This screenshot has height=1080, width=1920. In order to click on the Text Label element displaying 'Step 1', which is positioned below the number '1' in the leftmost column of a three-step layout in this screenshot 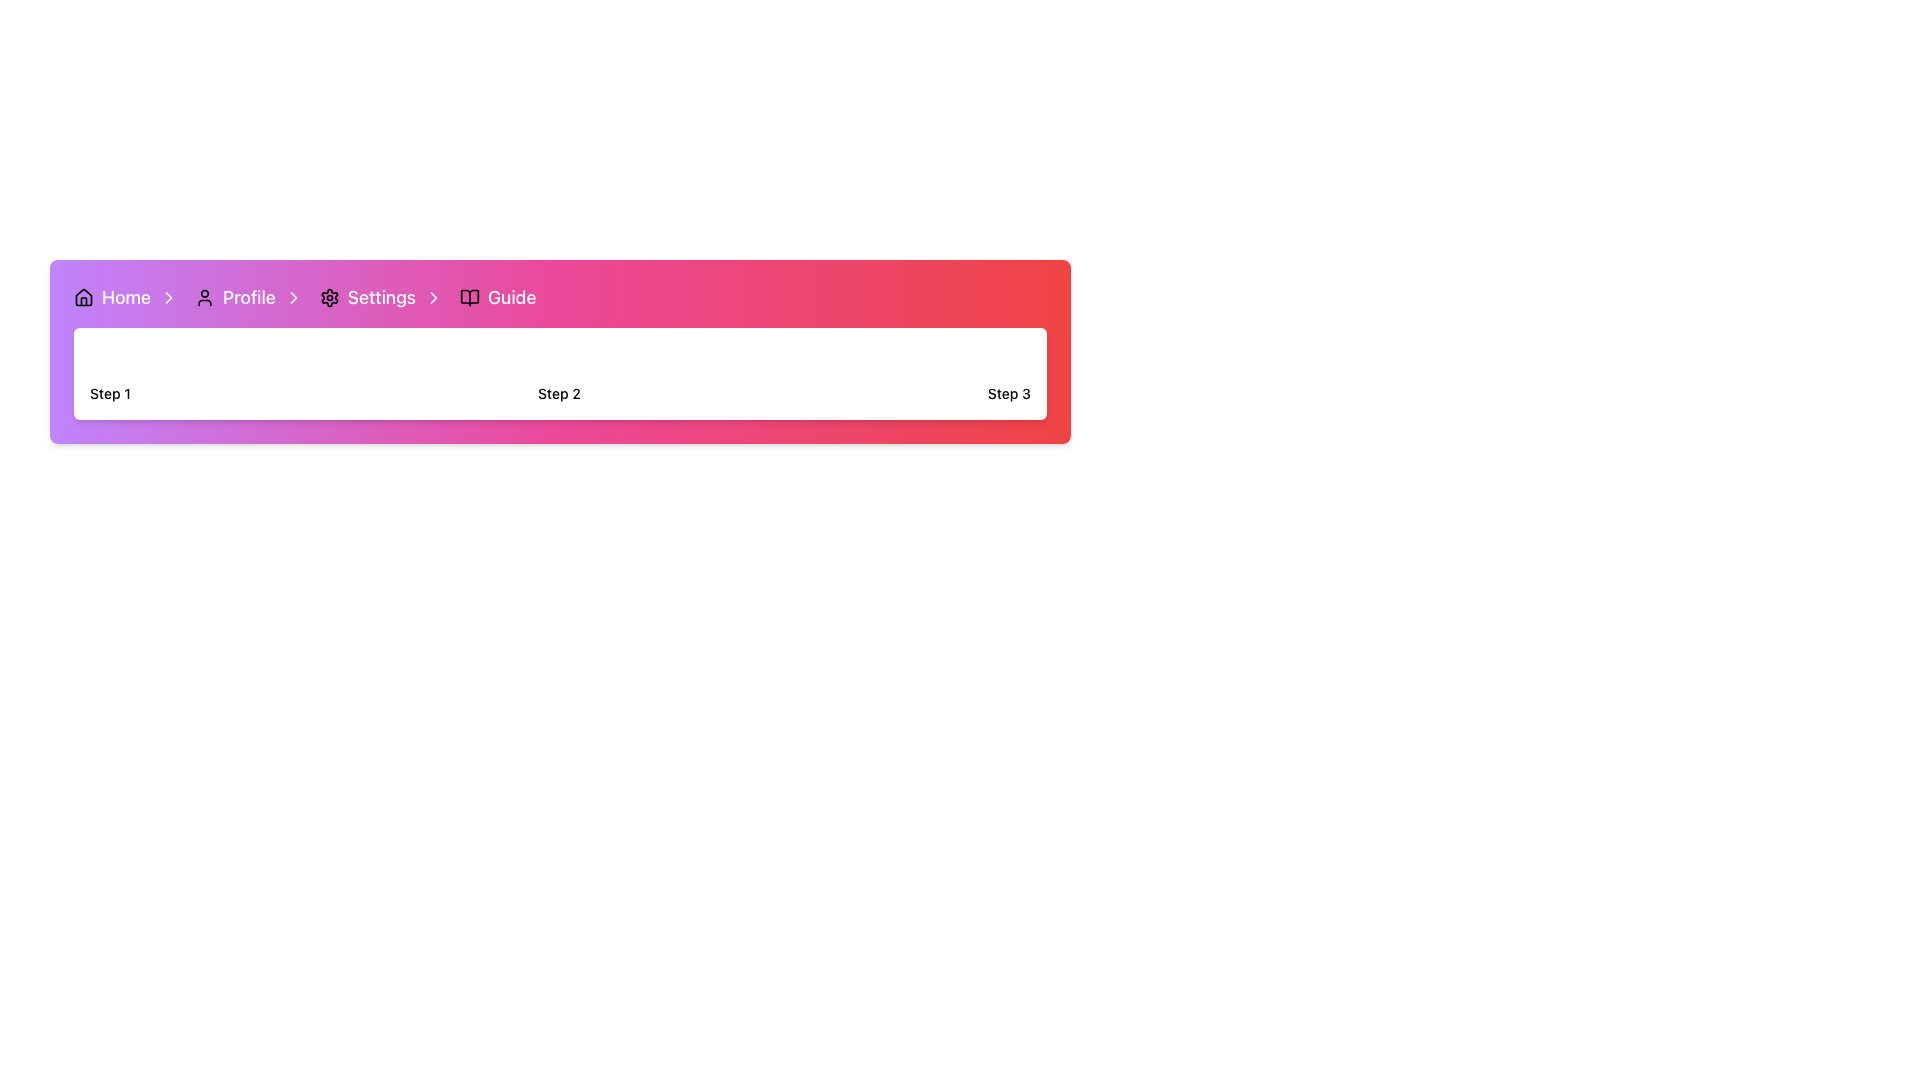, I will do `click(109, 393)`.